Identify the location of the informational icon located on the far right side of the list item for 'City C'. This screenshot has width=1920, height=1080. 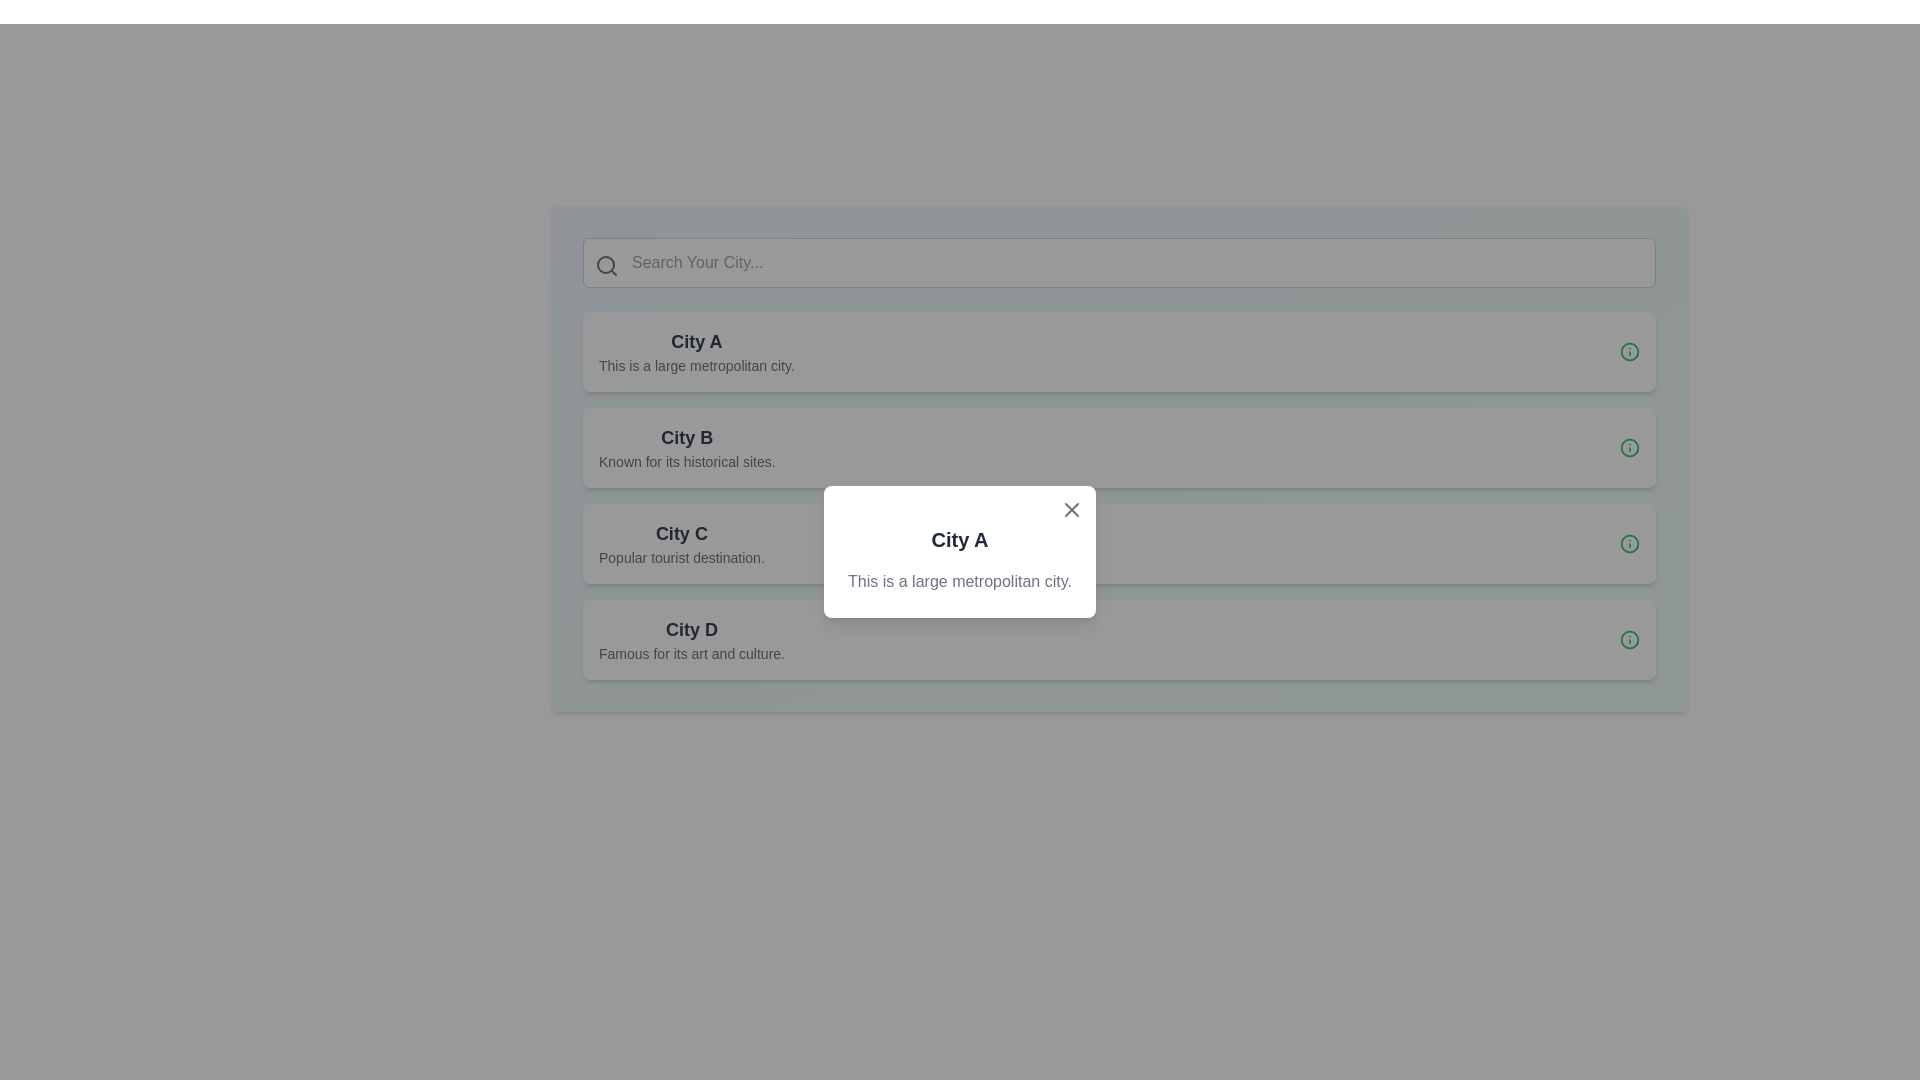
(1630, 543).